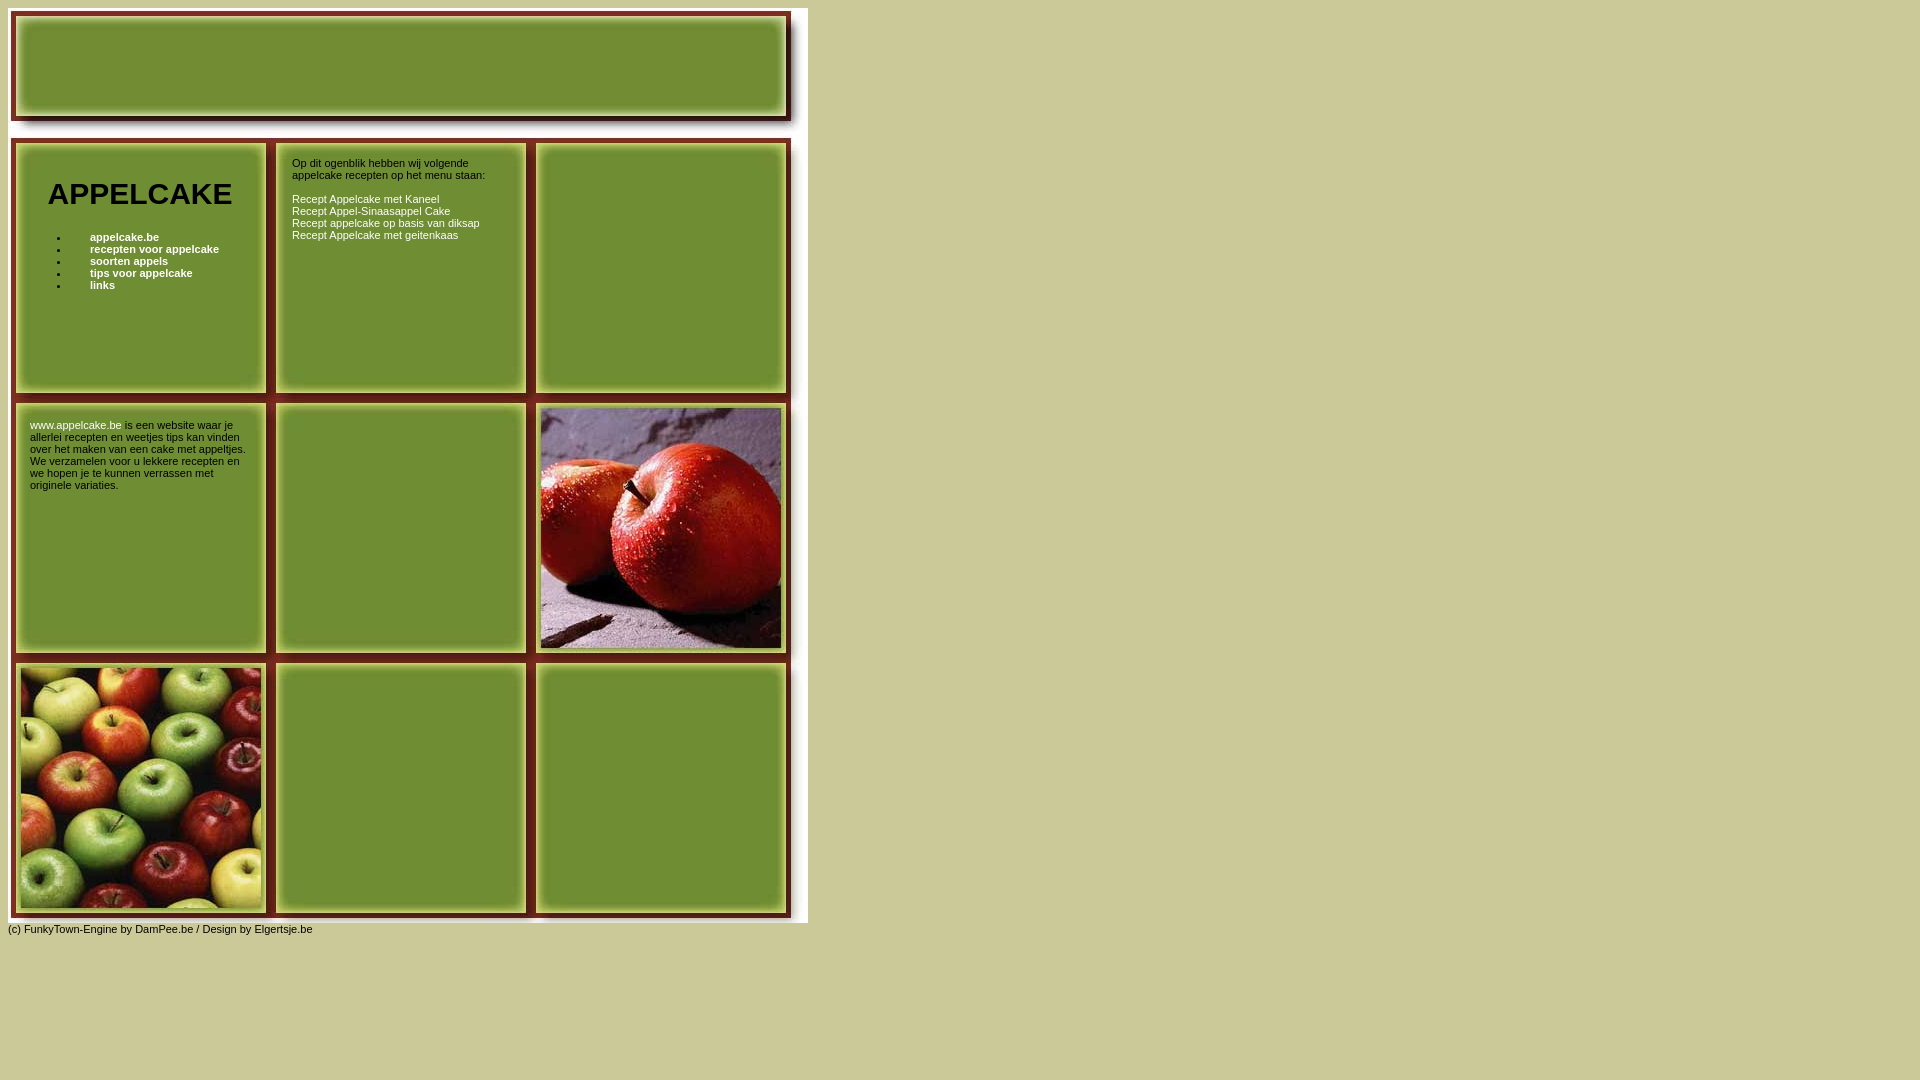 The height and width of the screenshot is (1080, 1920). I want to click on 'DamPee.be', so click(163, 929).